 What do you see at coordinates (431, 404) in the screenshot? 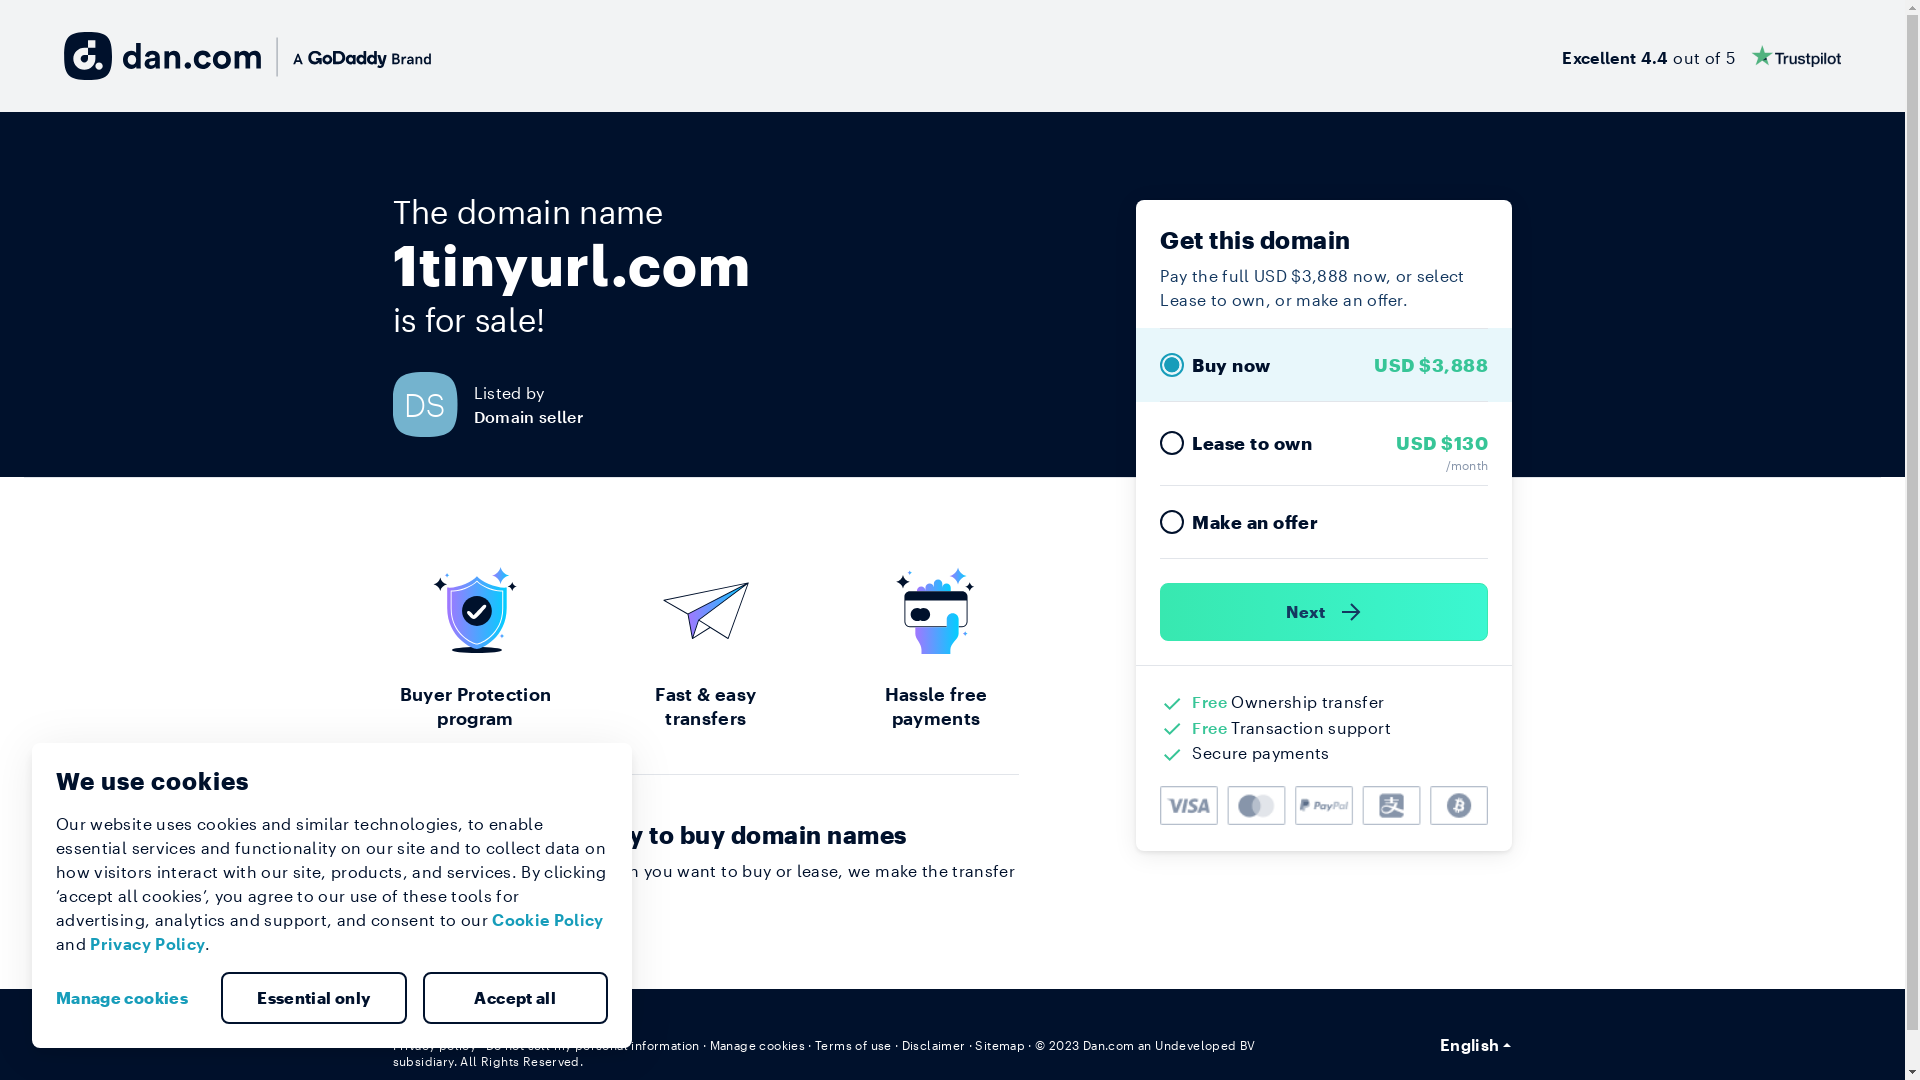
I see `'DS'` at bounding box center [431, 404].